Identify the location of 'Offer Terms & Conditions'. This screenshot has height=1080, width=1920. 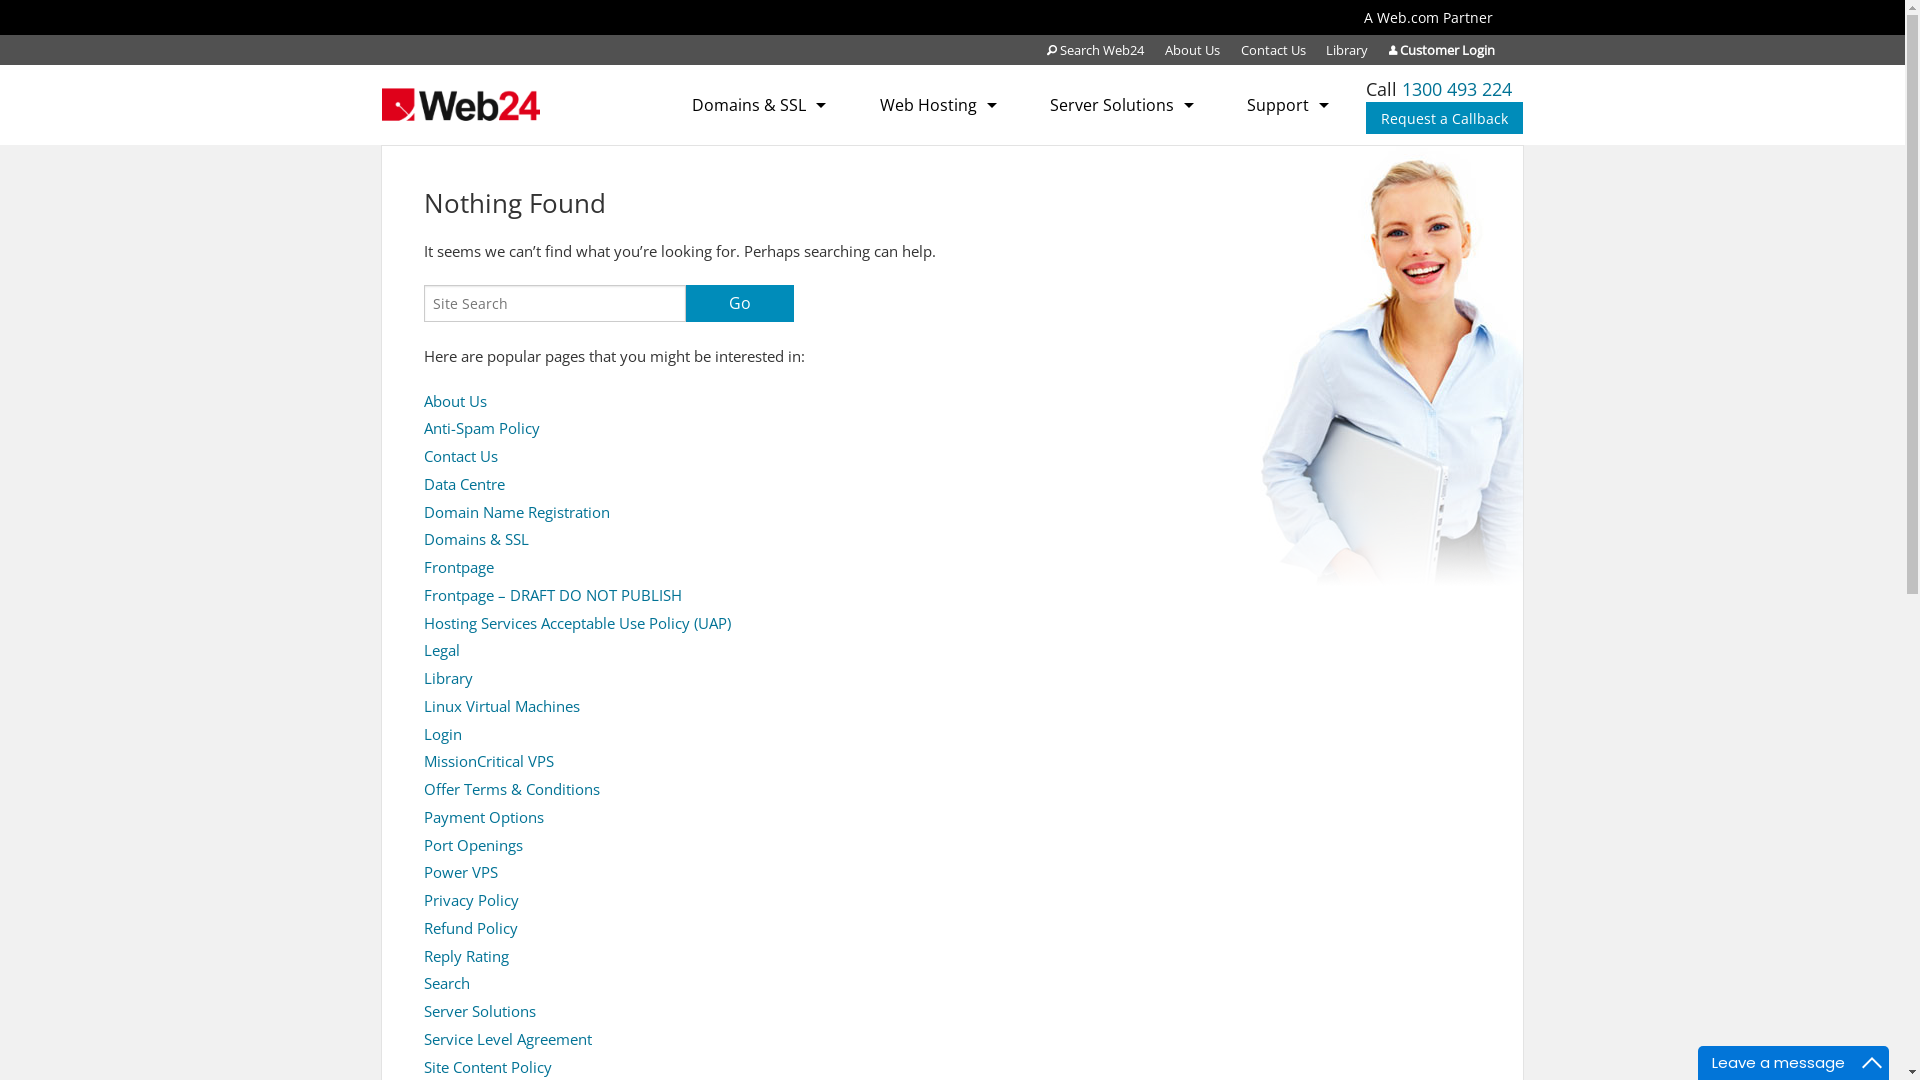
(512, 788).